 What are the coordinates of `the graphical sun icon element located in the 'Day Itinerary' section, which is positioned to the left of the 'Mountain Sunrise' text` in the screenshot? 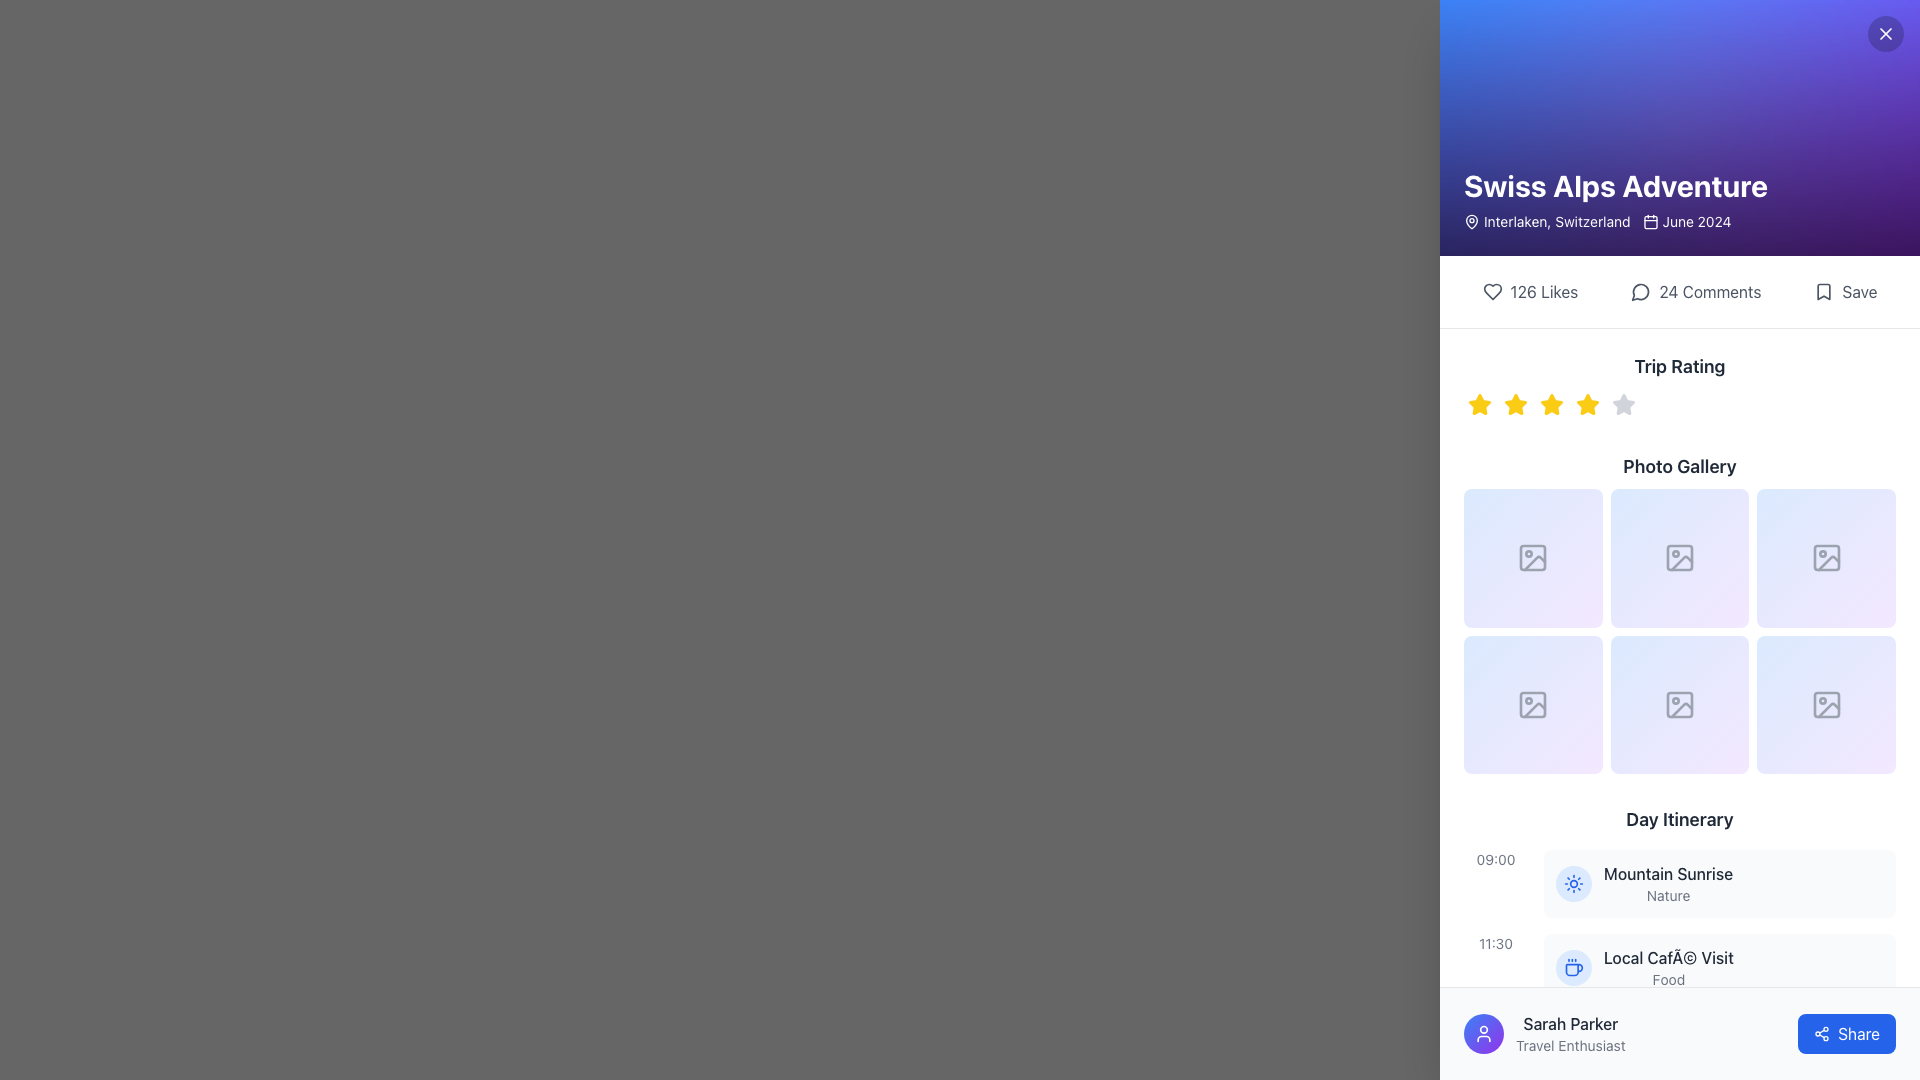 It's located at (1573, 882).